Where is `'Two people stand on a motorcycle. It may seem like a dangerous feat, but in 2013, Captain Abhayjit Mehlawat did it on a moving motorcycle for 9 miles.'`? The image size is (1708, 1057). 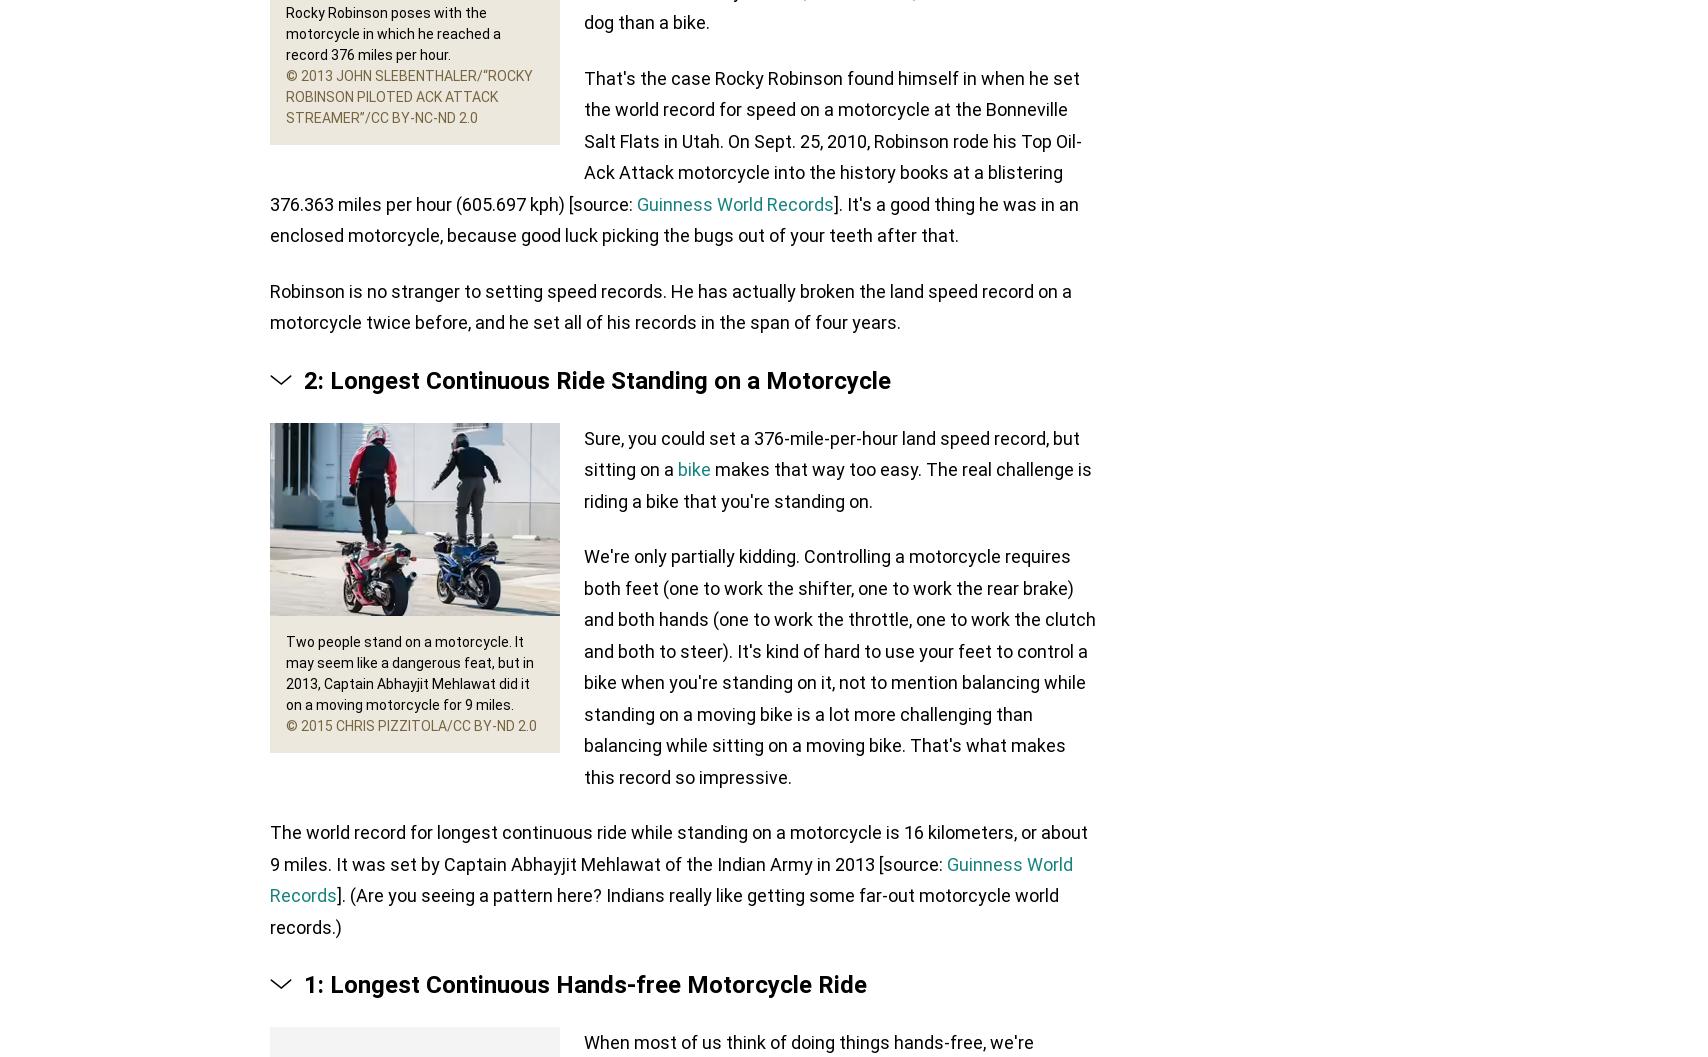
'Two people stand on a motorcycle. It may seem like a dangerous feat, but in 2013, Captain Abhayjit Mehlawat did it on a moving motorcycle for 9 miles.' is located at coordinates (409, 672).